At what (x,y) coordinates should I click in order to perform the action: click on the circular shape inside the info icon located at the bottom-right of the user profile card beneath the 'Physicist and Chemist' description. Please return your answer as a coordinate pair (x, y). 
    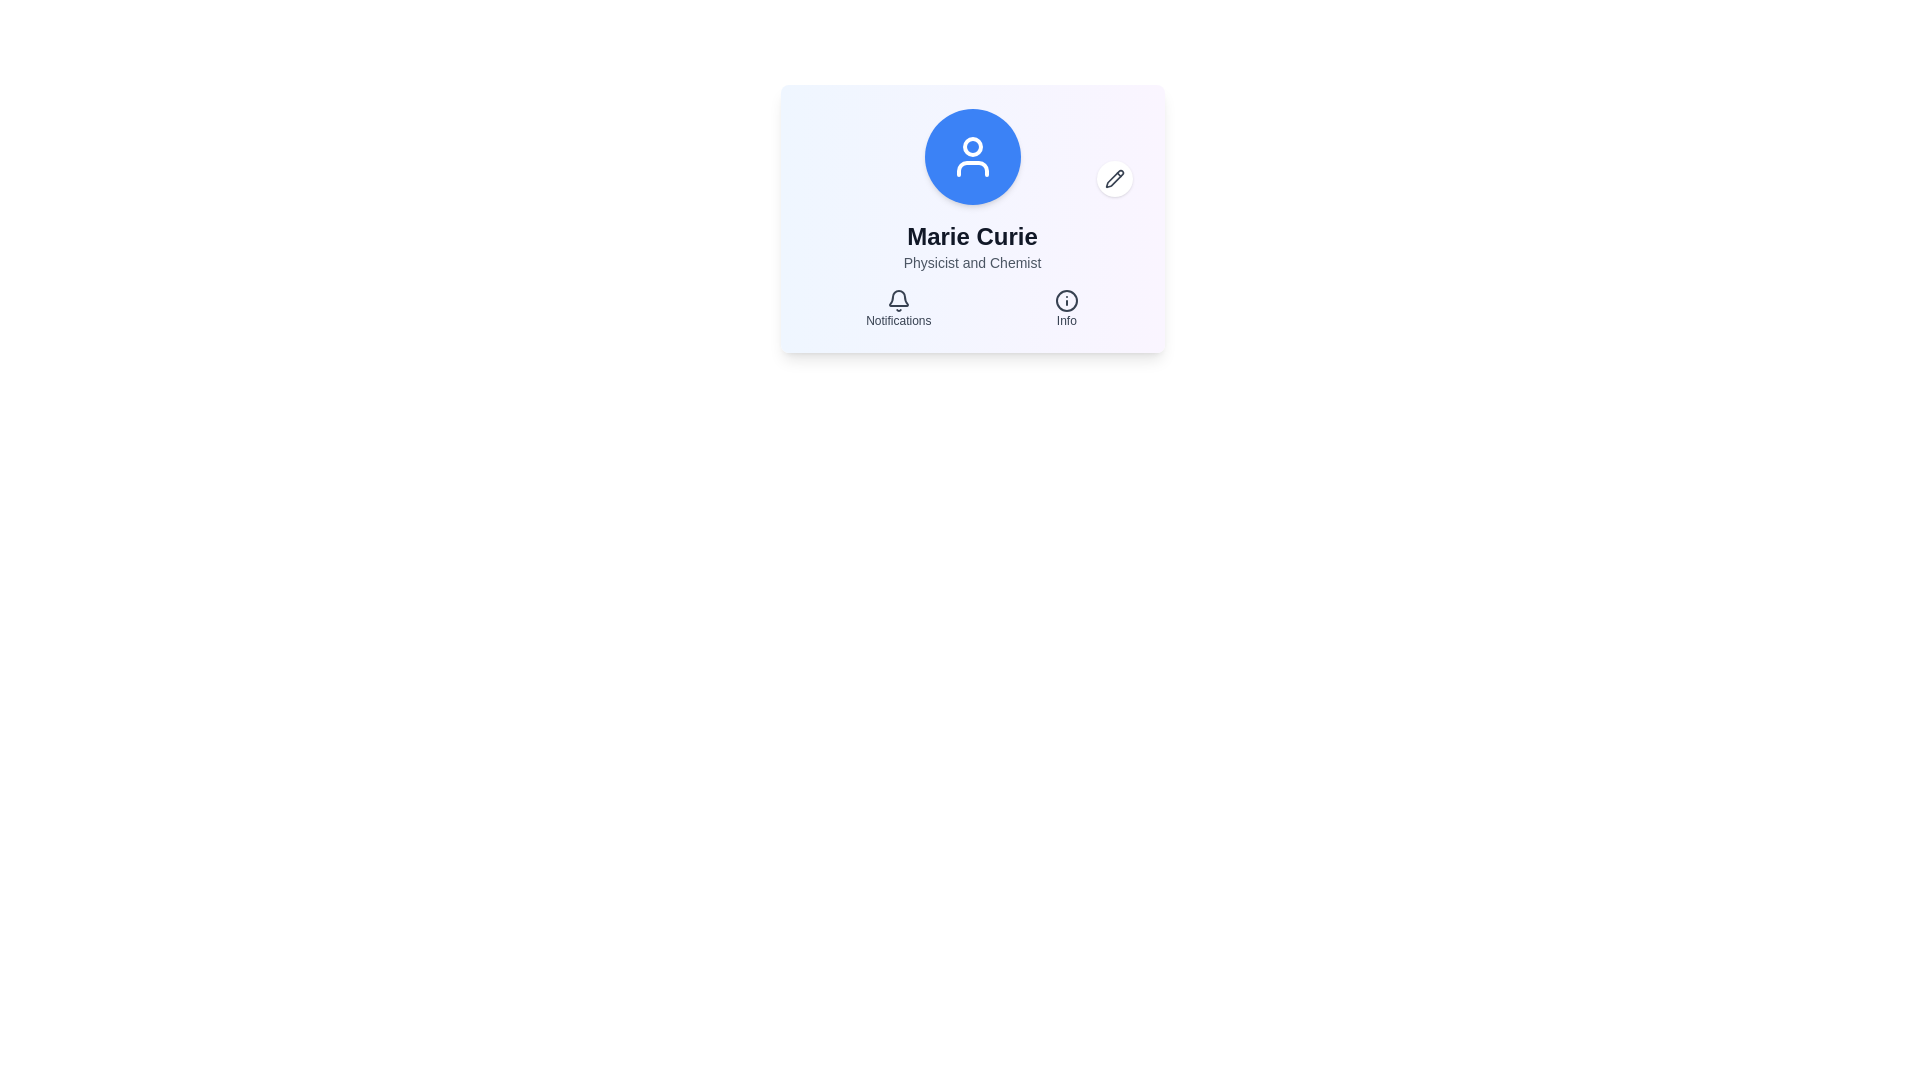
    Looking at the image, I should click on (1065, 300).